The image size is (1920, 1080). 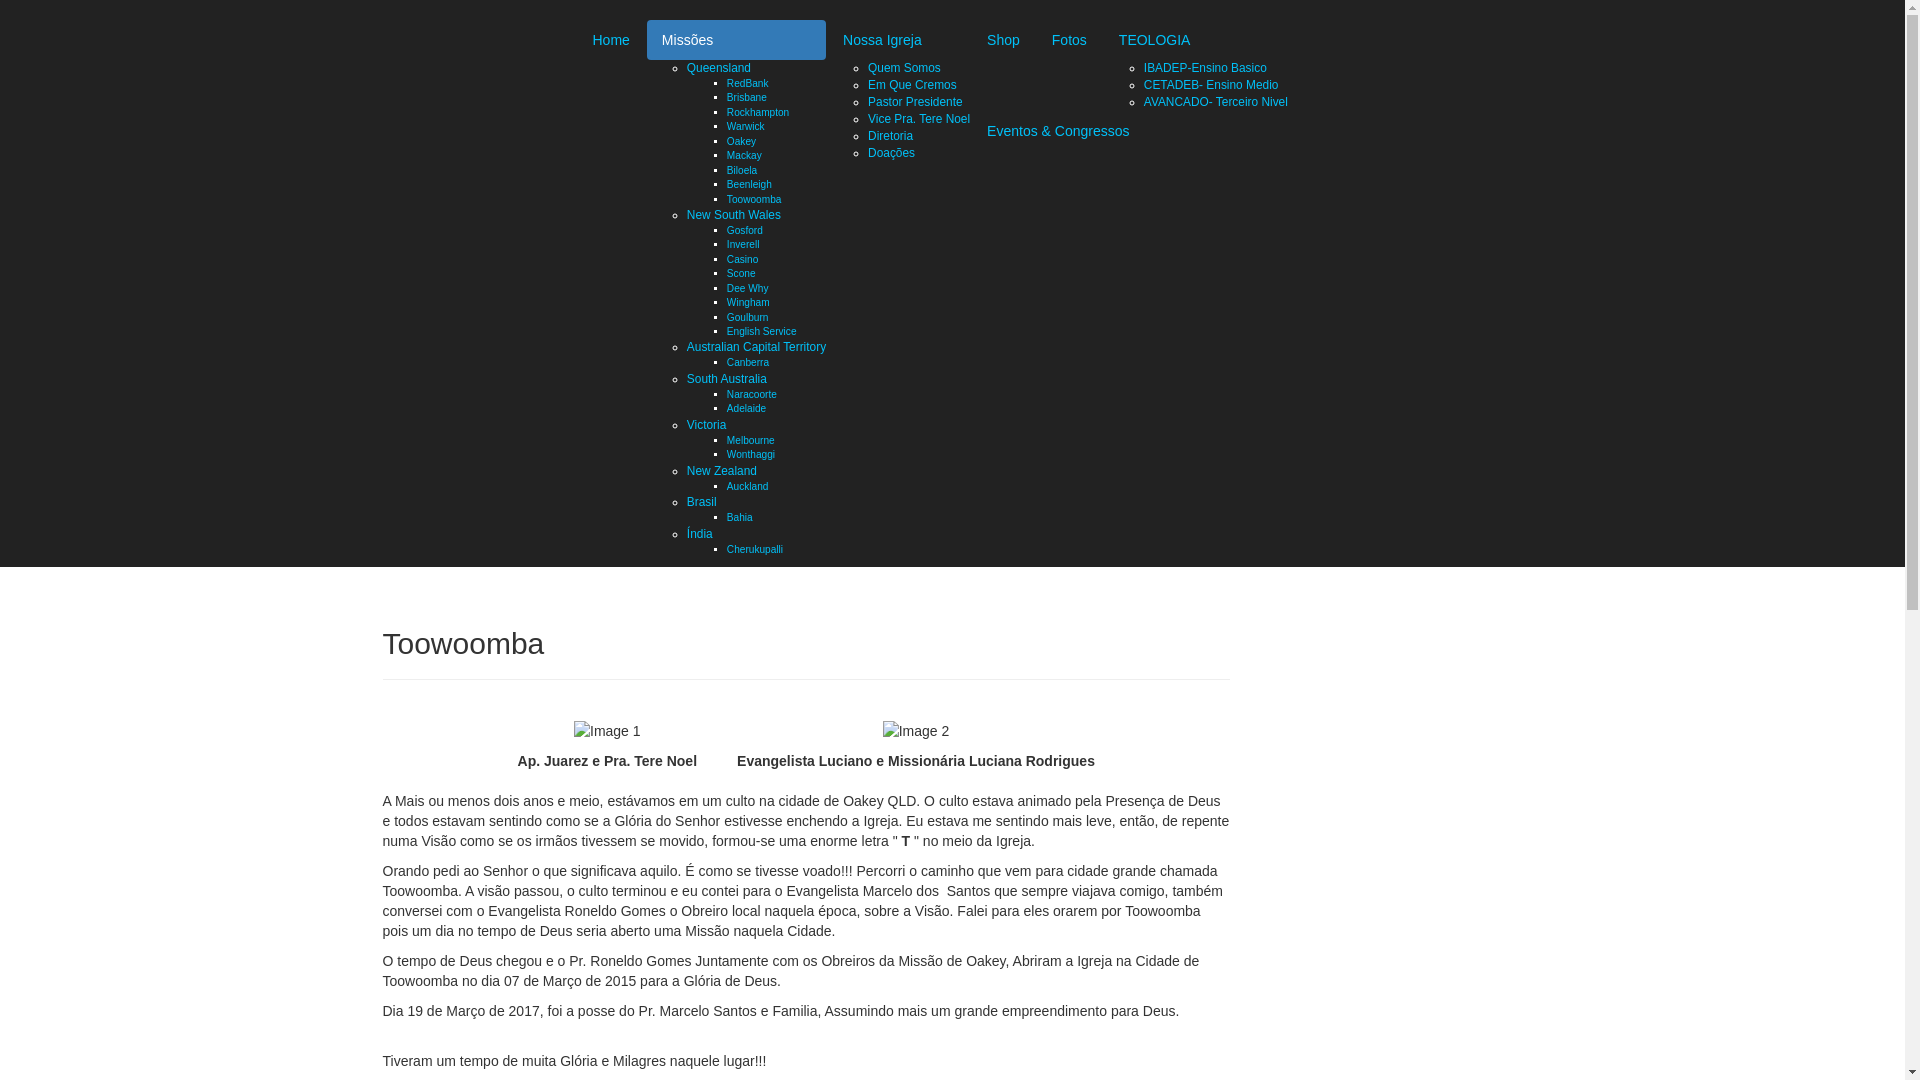 I want to click on 'Inverell', so click(x=742, y=243).